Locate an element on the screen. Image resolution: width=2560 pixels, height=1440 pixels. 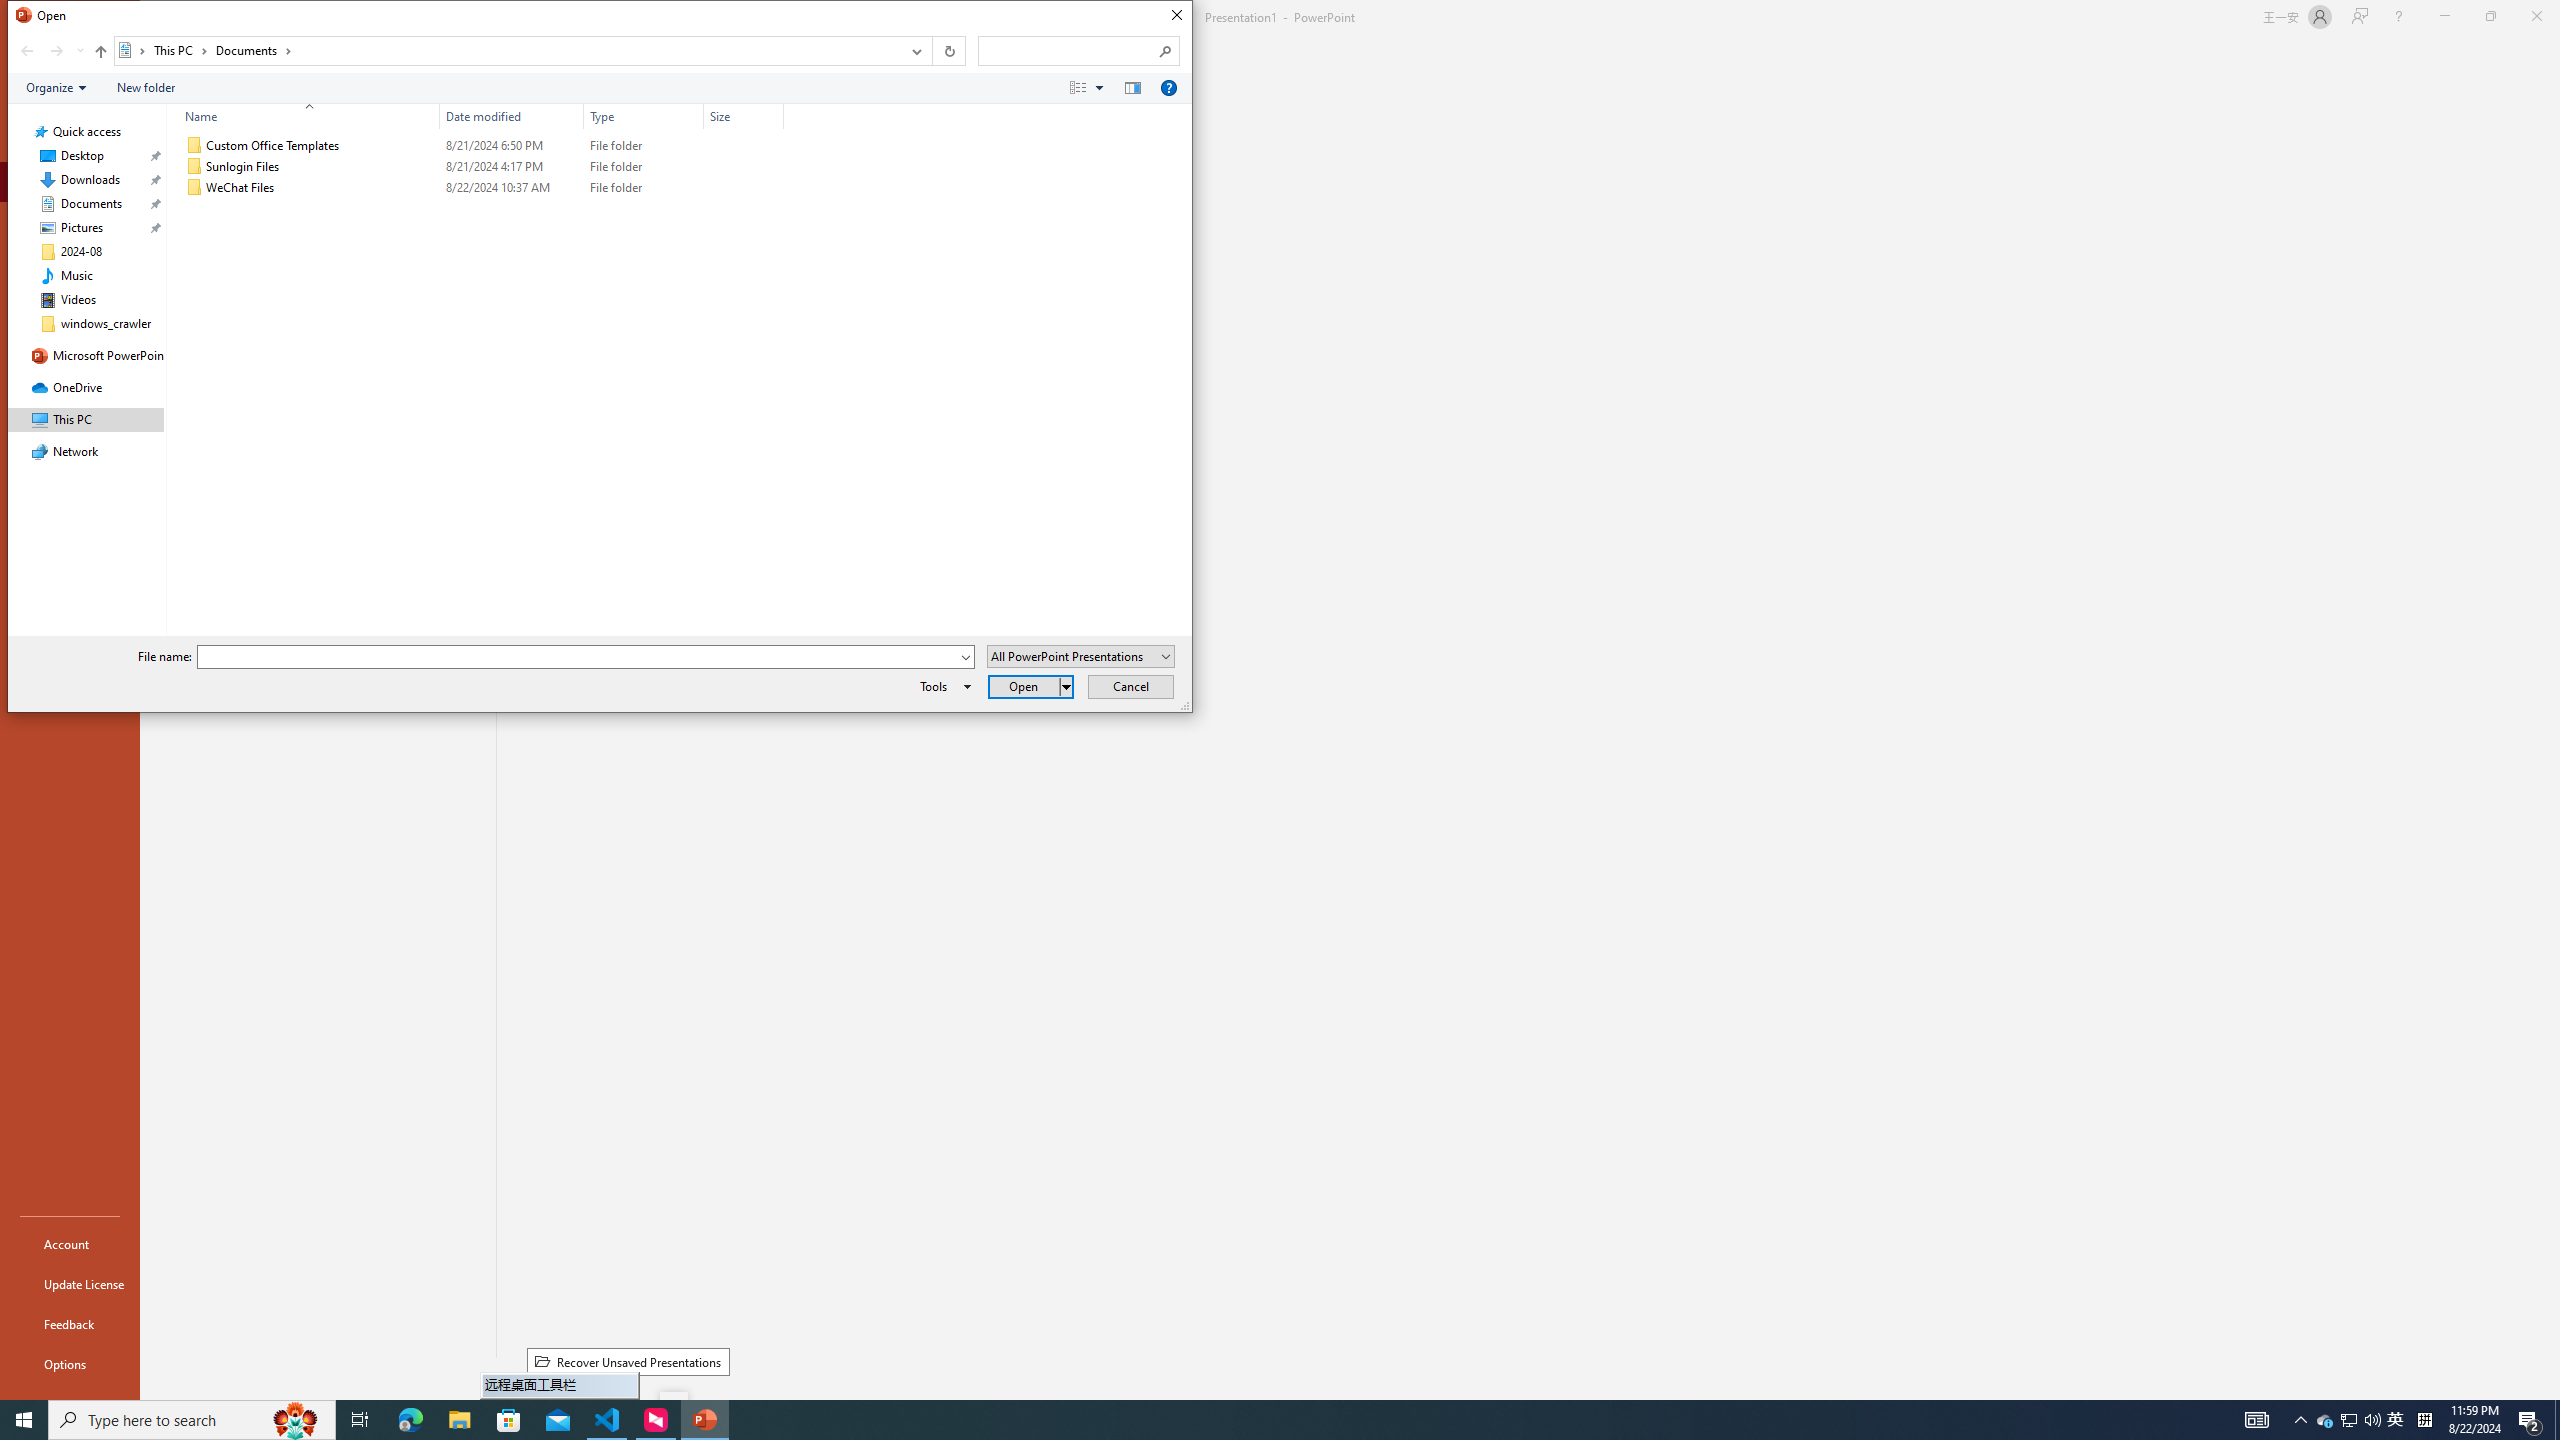
'Recover Unsaved Presentations' is located at coordinates (627, 1362).